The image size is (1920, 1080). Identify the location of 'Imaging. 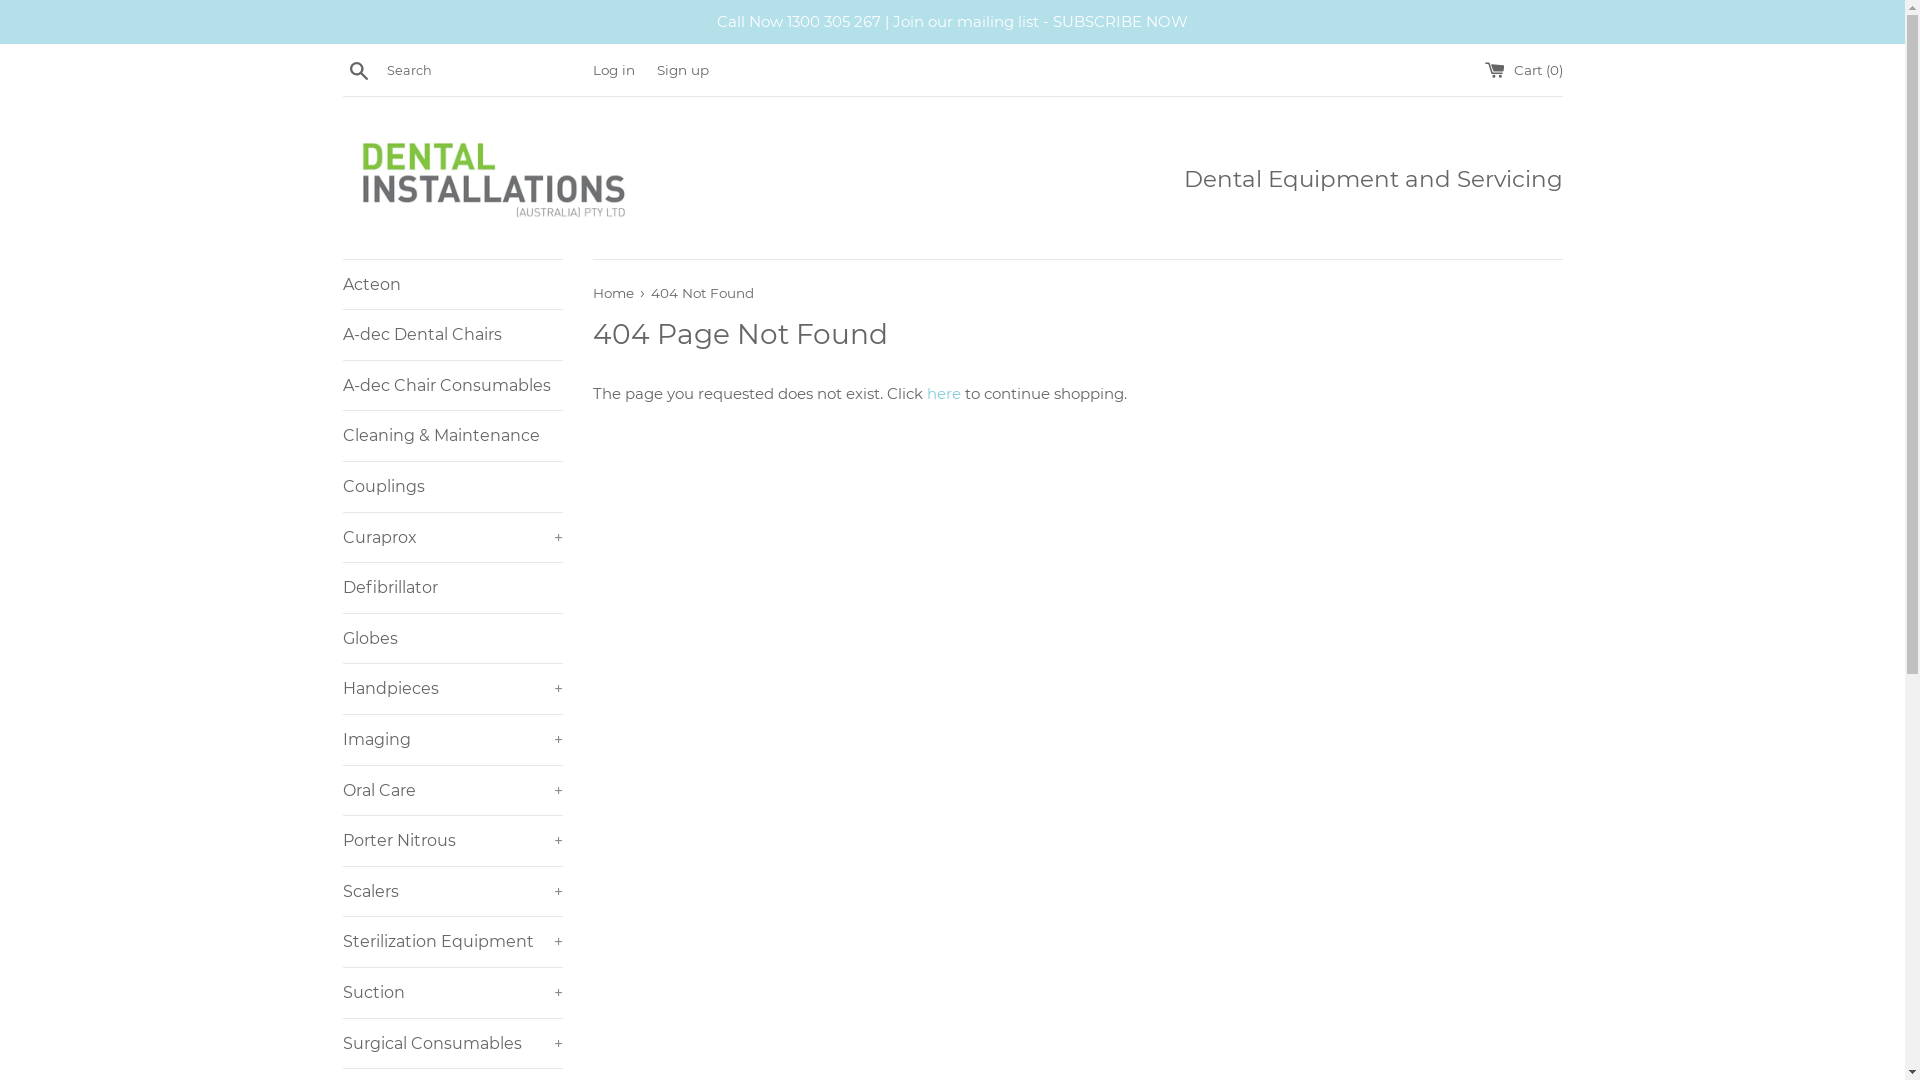
(341, 740).